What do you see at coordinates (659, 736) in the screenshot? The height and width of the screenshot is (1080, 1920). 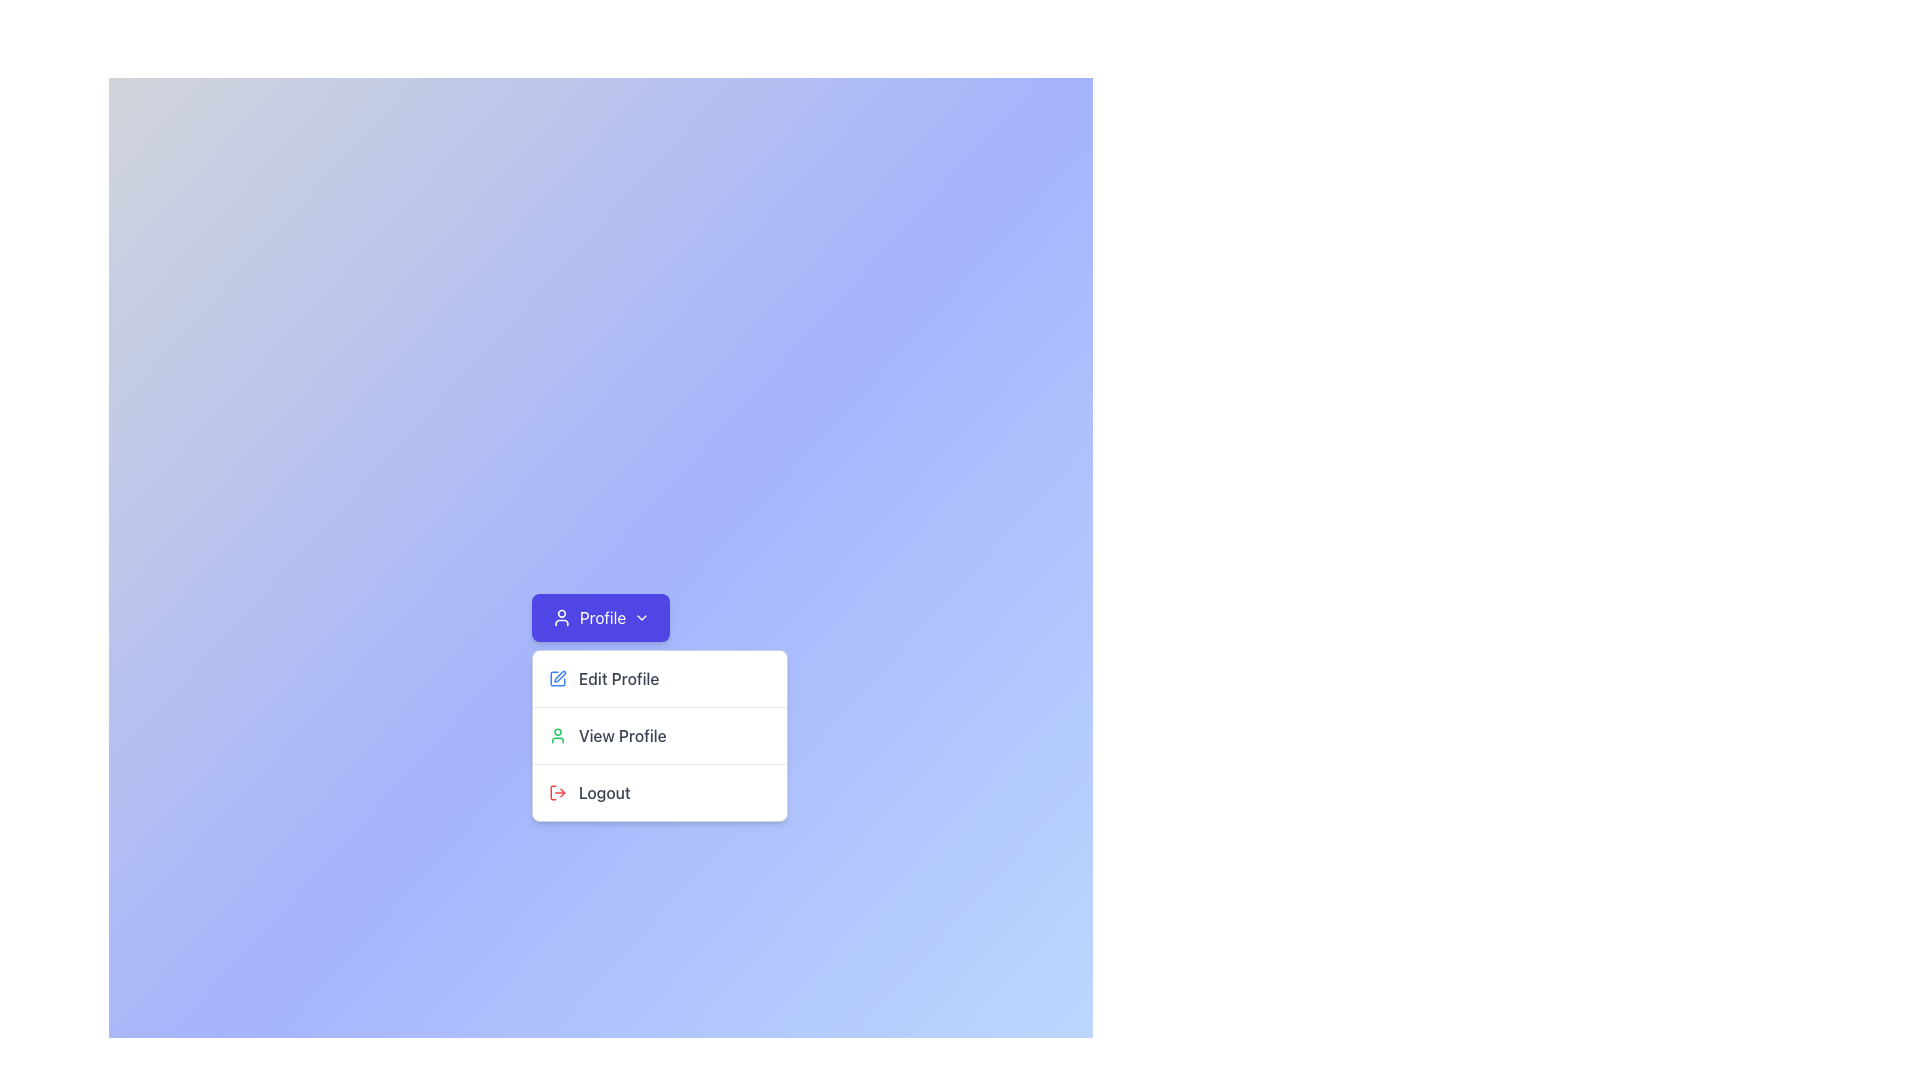 I see `the 'View Profile' menu item, which is the second item in the vertical dropdown menu` at bounding box center [659, 736].